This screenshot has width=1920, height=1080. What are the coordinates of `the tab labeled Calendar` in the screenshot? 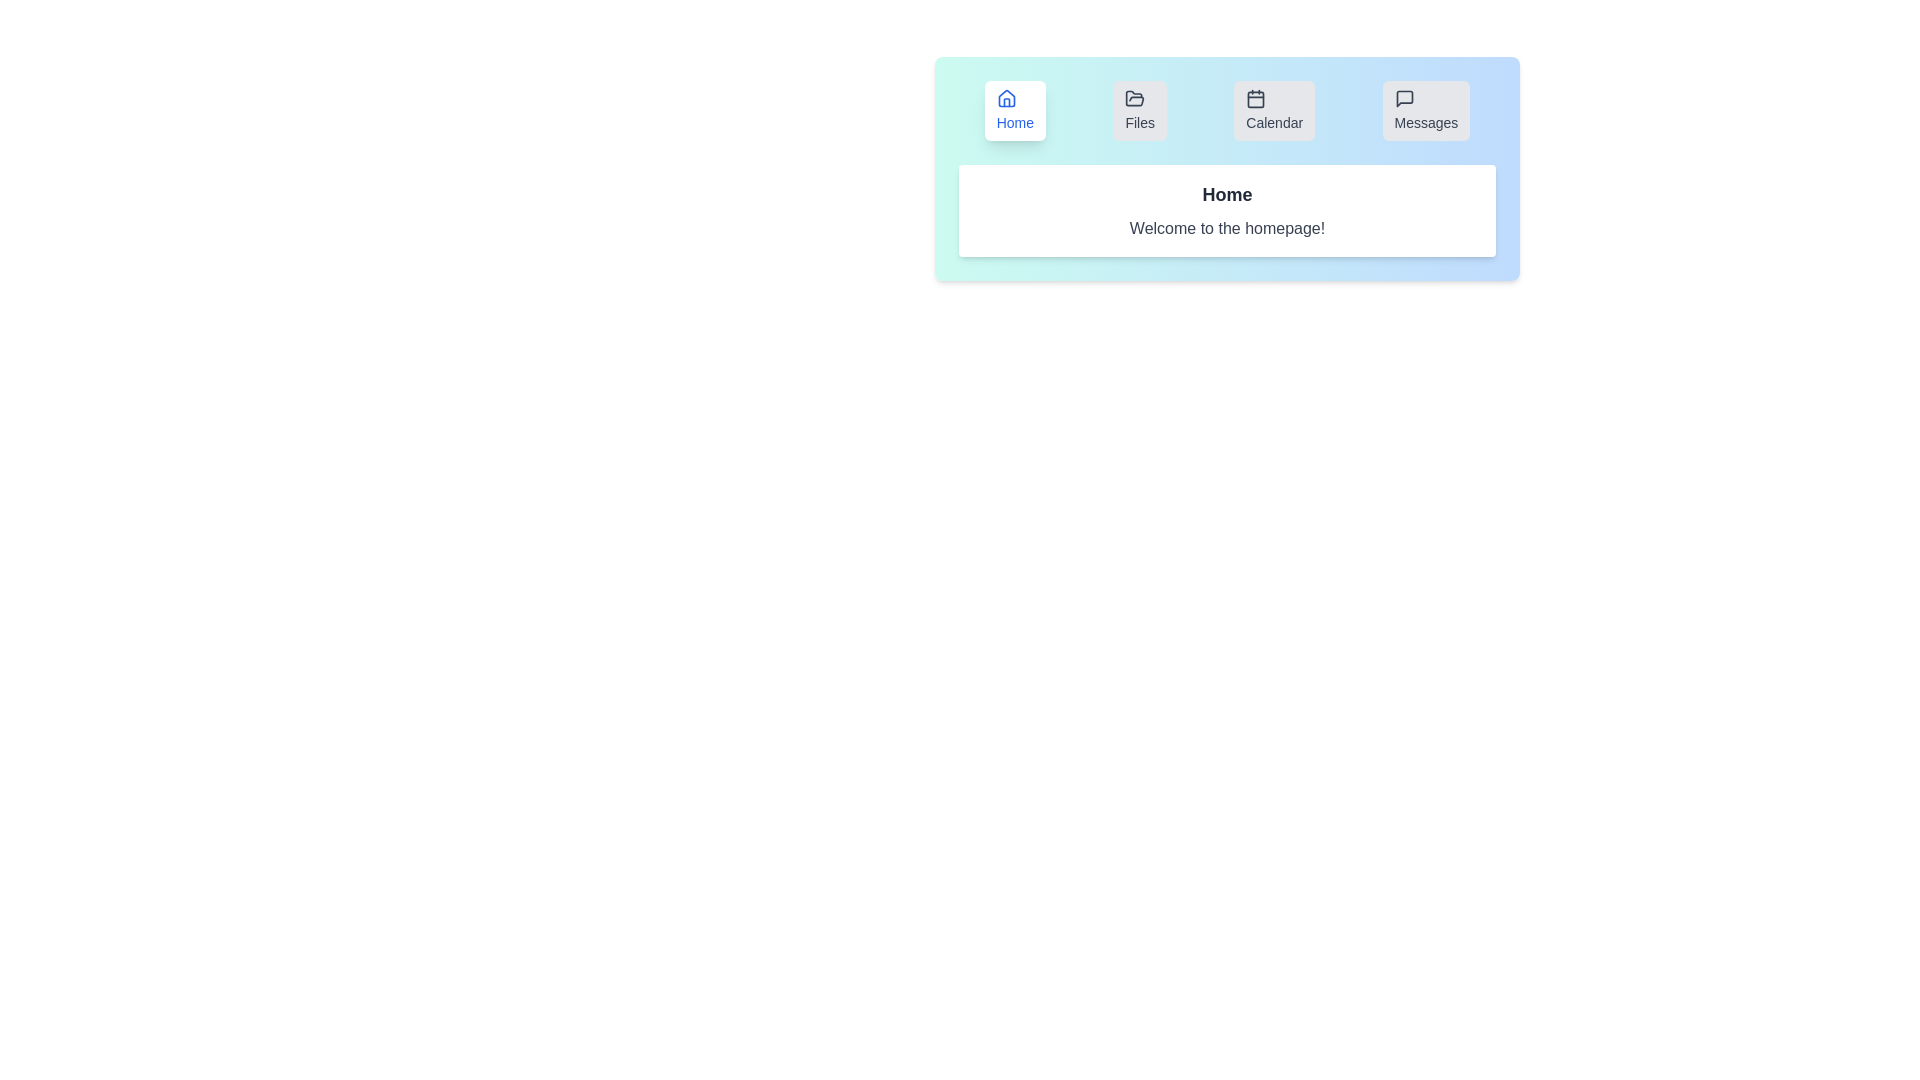 It's located at (1273, 111).